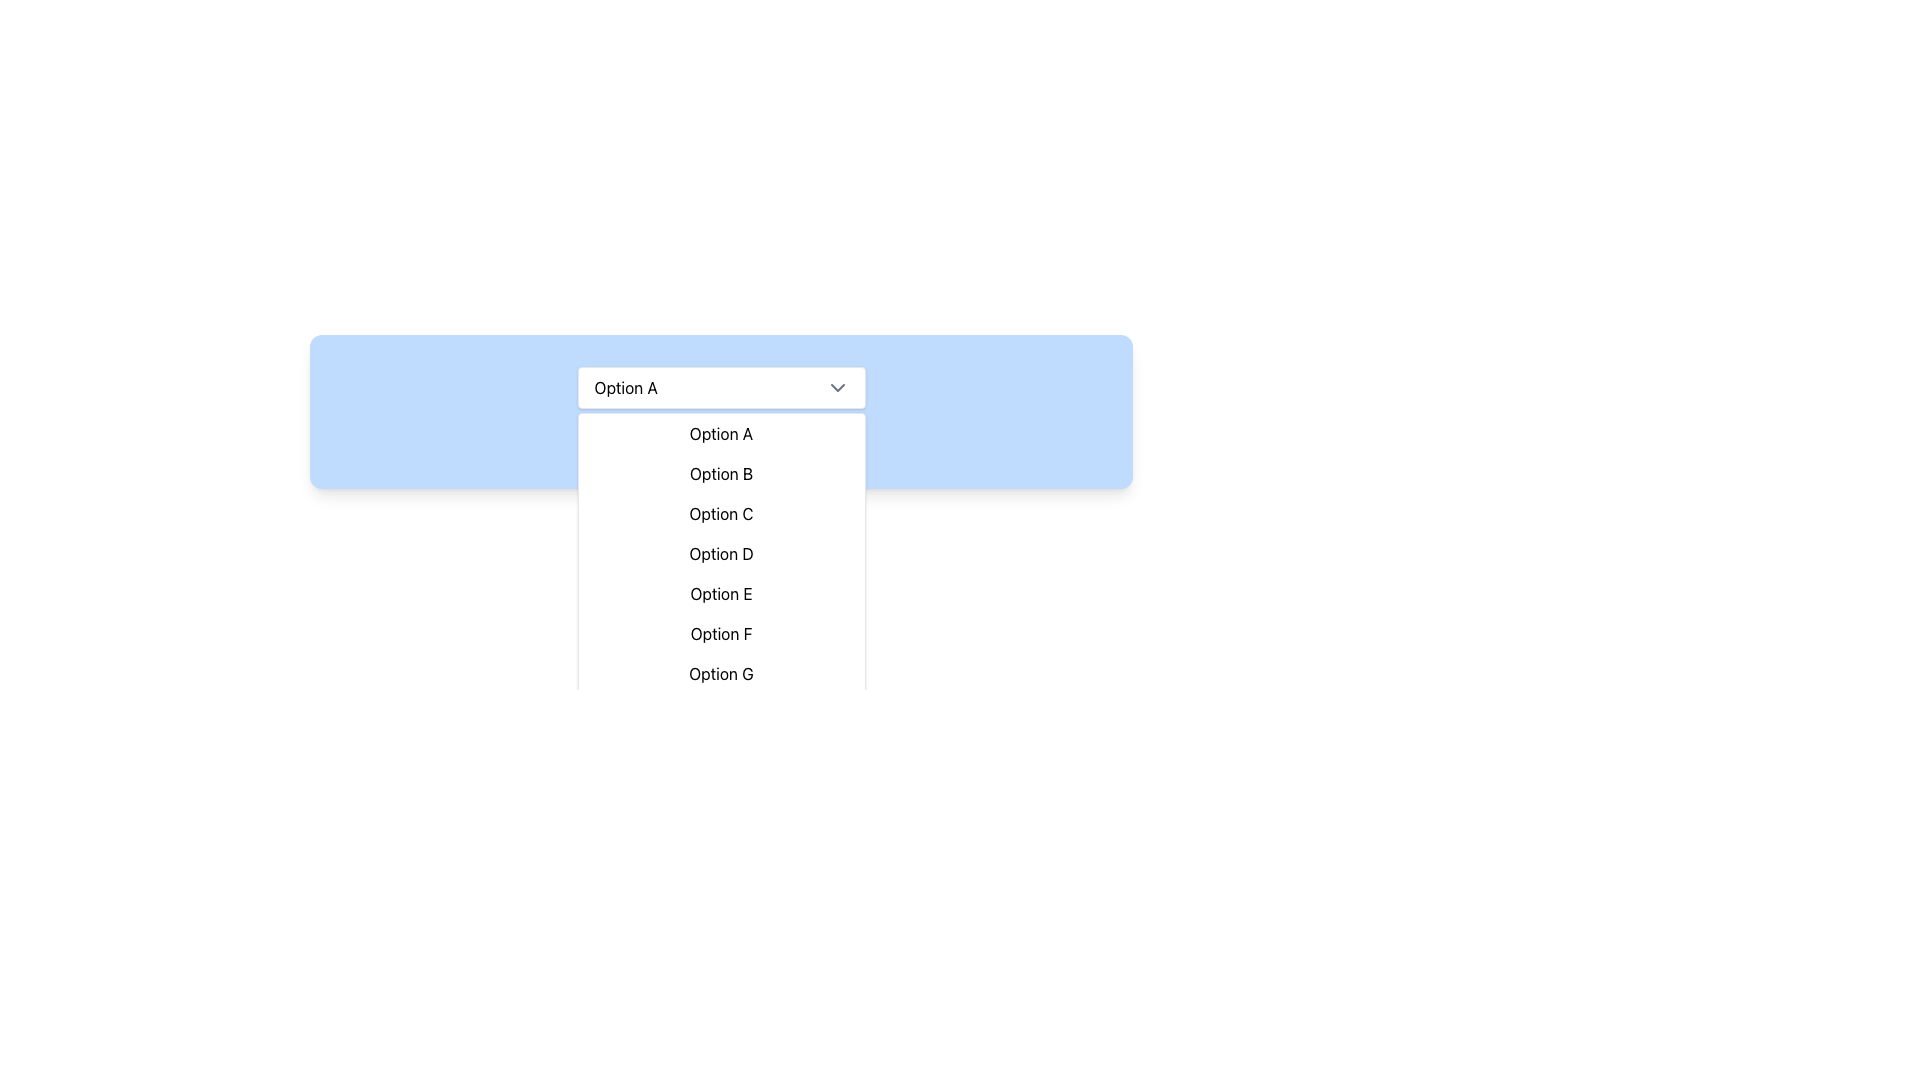 Image resolution: width=1920 pixels, height=1080 pixels. I want to click on the second option in the dropdown menu, so click(720, 474).